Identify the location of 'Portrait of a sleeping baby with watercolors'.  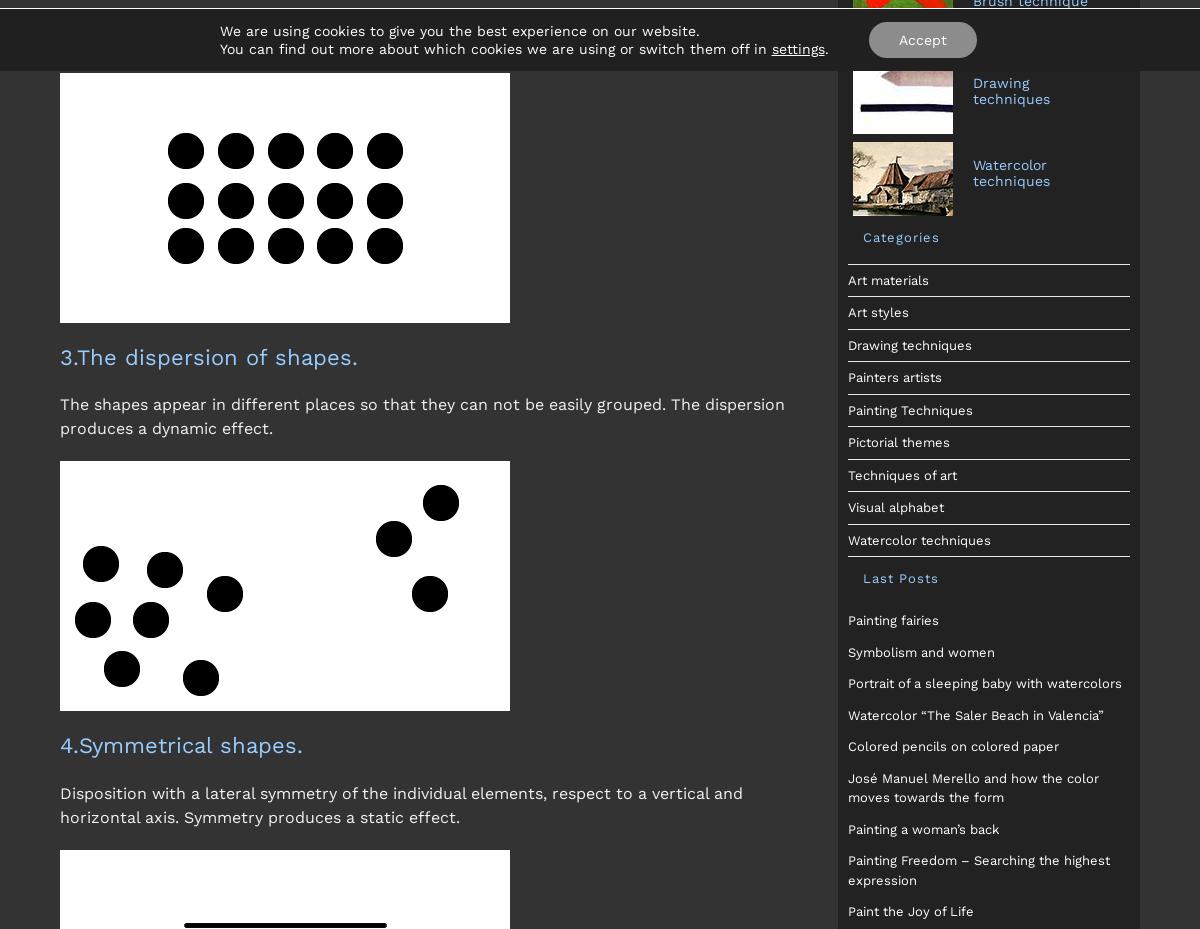
(845, 683).